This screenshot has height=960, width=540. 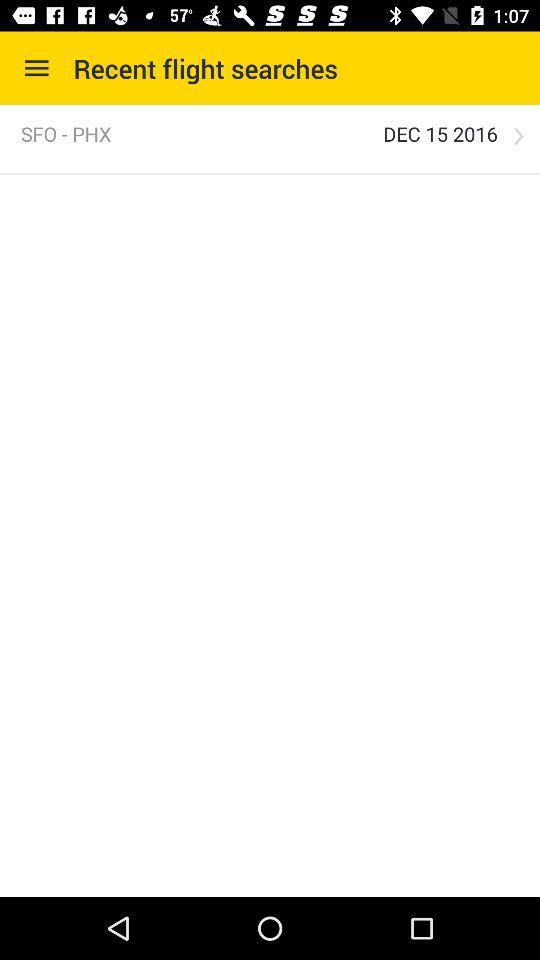 What do you see at coordinates (66, 133) in the screenshot?
I see `the item to the left of the dec 15 2016` at bounding box center [66, 133].